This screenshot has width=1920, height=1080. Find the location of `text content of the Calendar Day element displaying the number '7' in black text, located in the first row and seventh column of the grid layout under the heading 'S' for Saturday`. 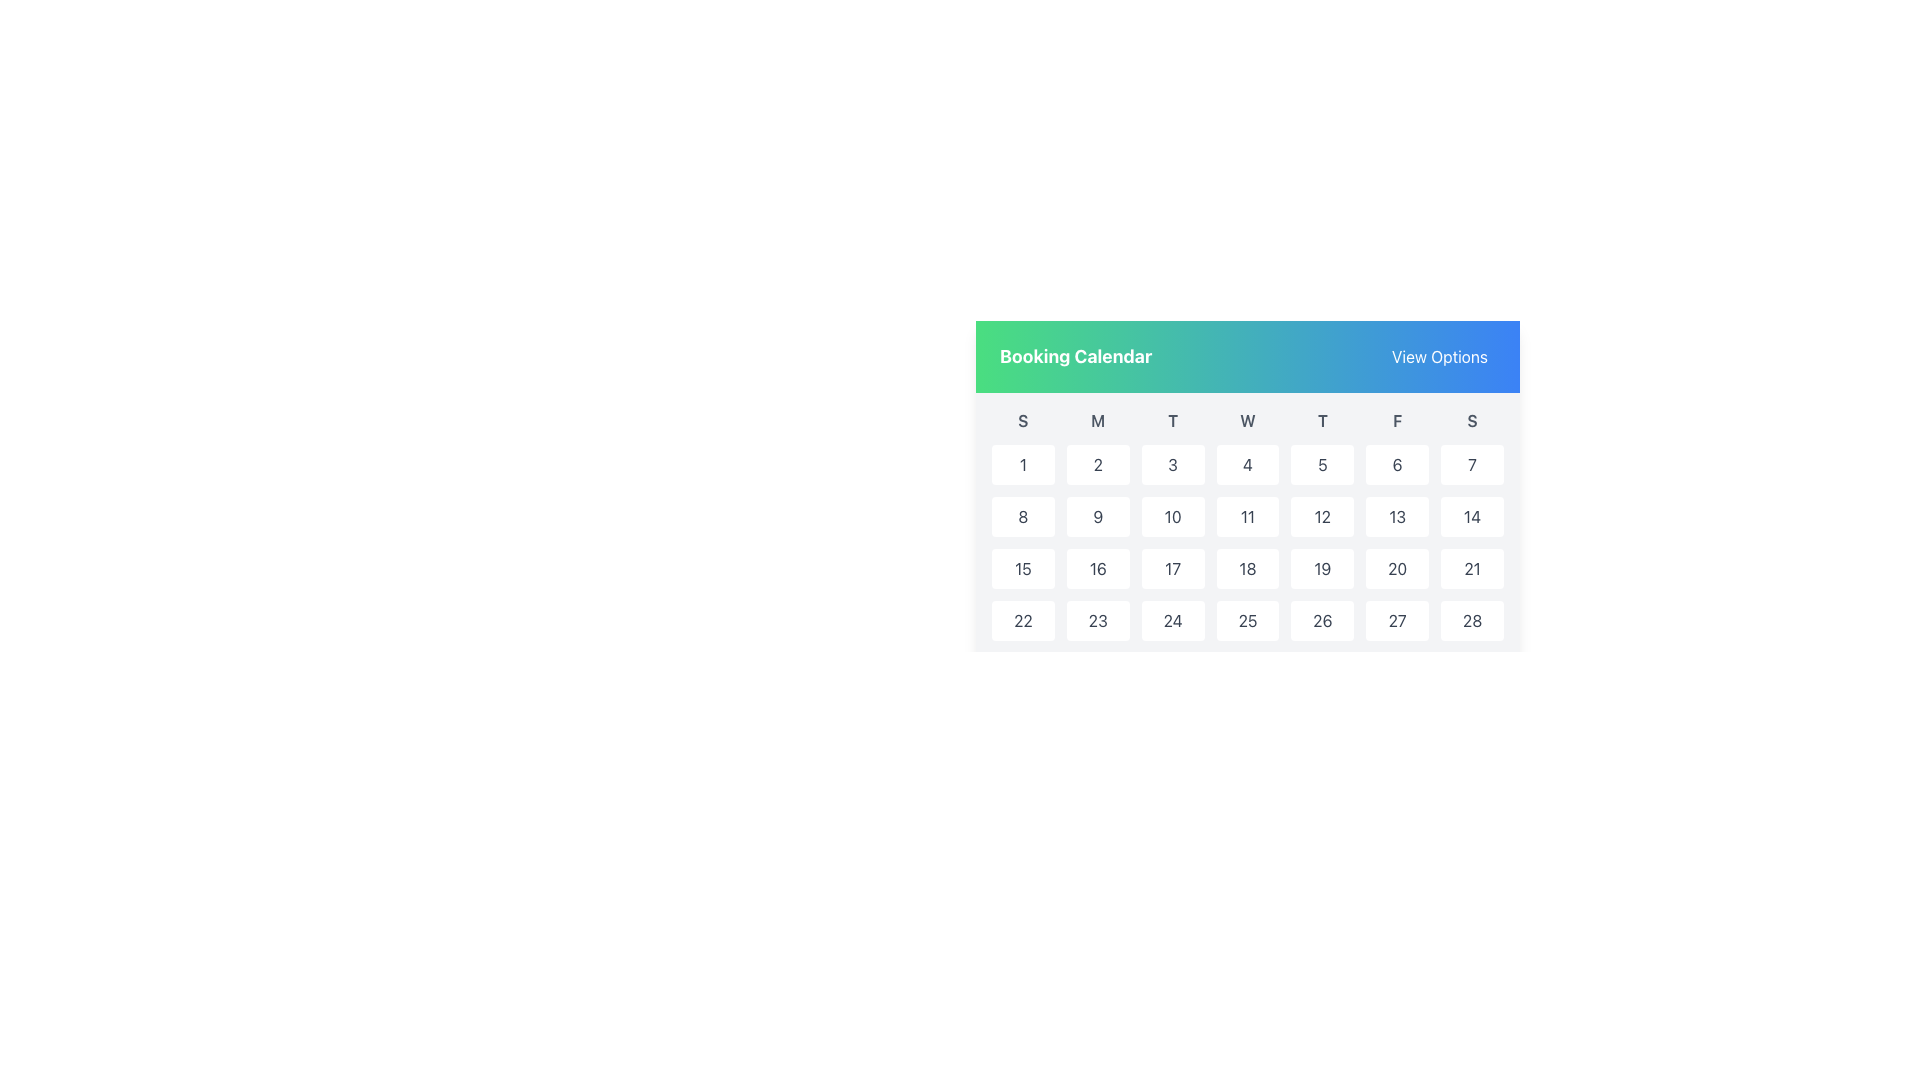

text content of the Calendar Day element displaying the number '7' in black text, located in the first row and seventh column of the grid layout under the heading 'S' for Saturday is located at coordinates (1472, 465).